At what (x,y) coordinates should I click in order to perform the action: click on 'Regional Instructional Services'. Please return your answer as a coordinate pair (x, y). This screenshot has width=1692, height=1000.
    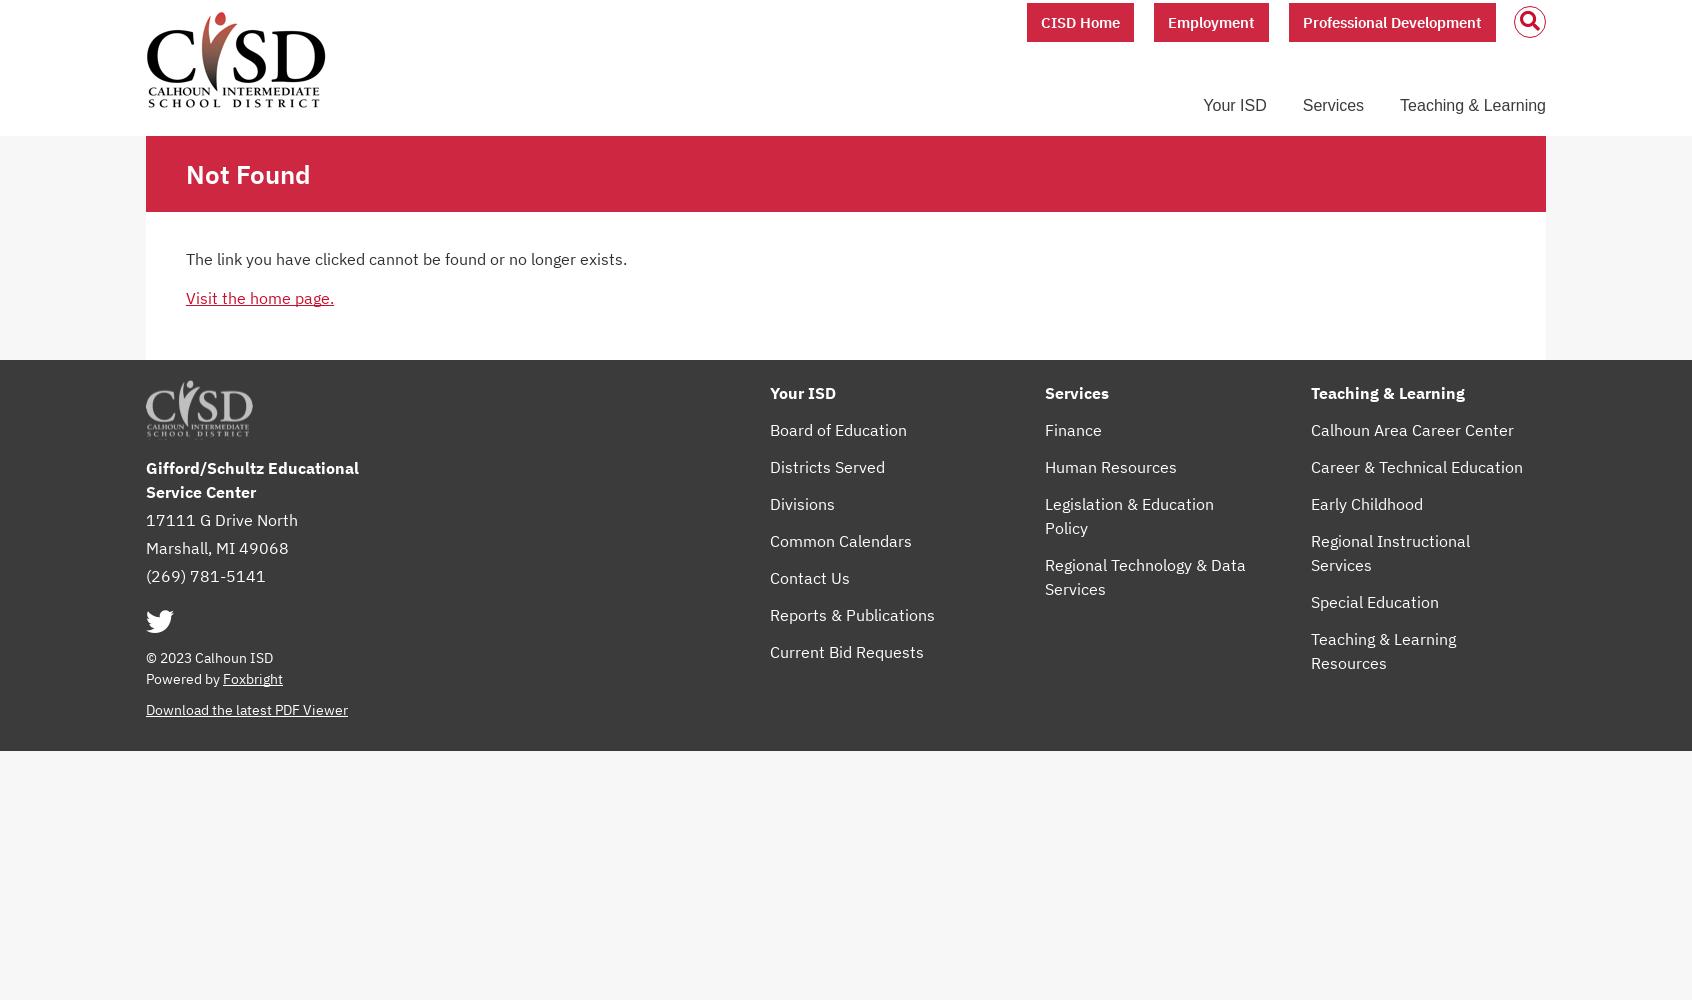
    Looking at the image, I should click on (1389, 552).